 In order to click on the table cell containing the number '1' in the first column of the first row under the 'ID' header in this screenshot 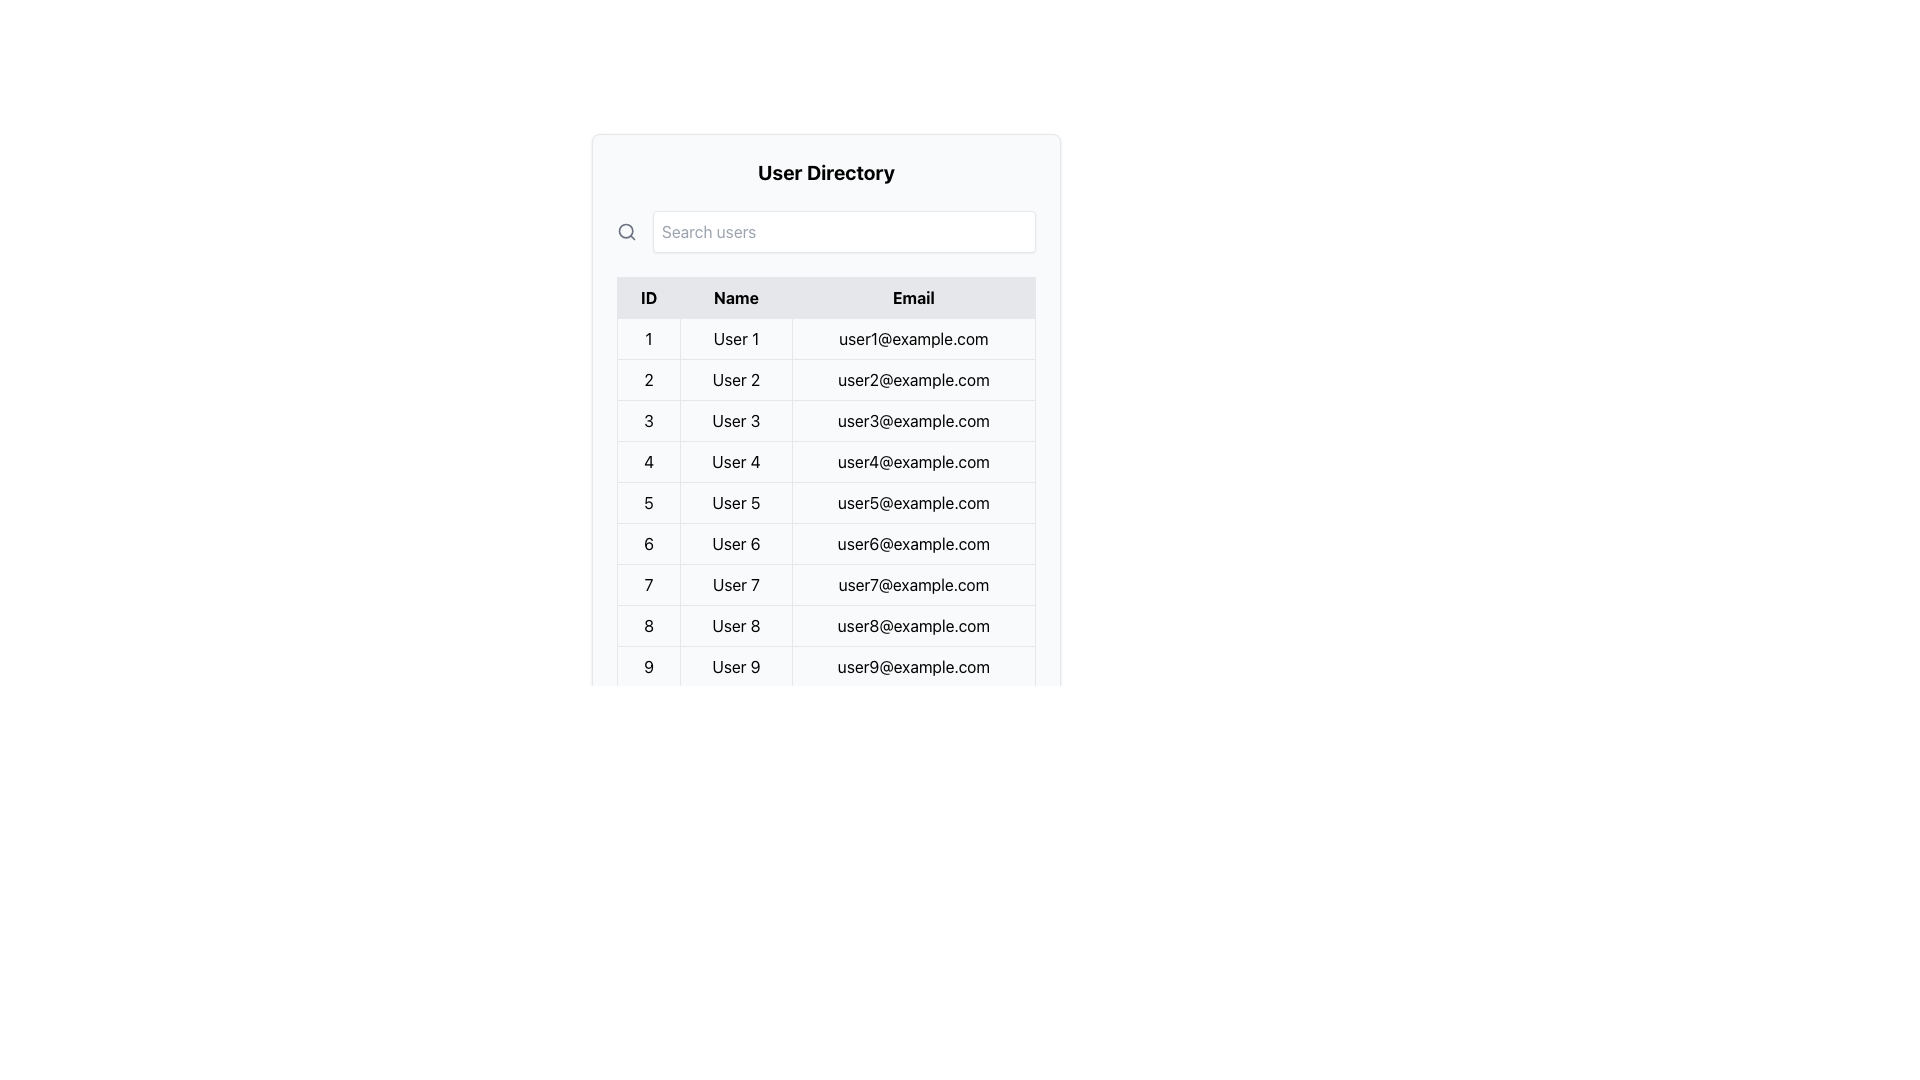, I will do `click(648, 338)`.